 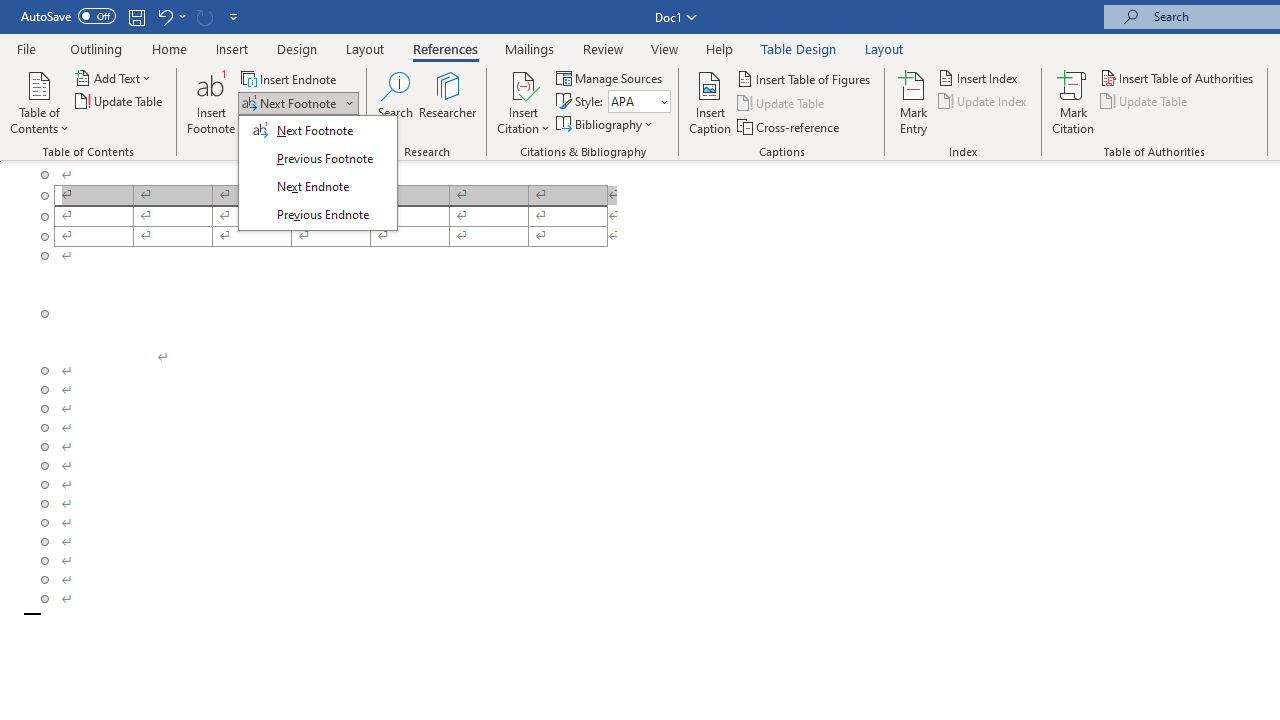 What do you see at coordinates (95, 48) in the screenshot?
I see `'Outlining'` at bounding box center [95, 48].